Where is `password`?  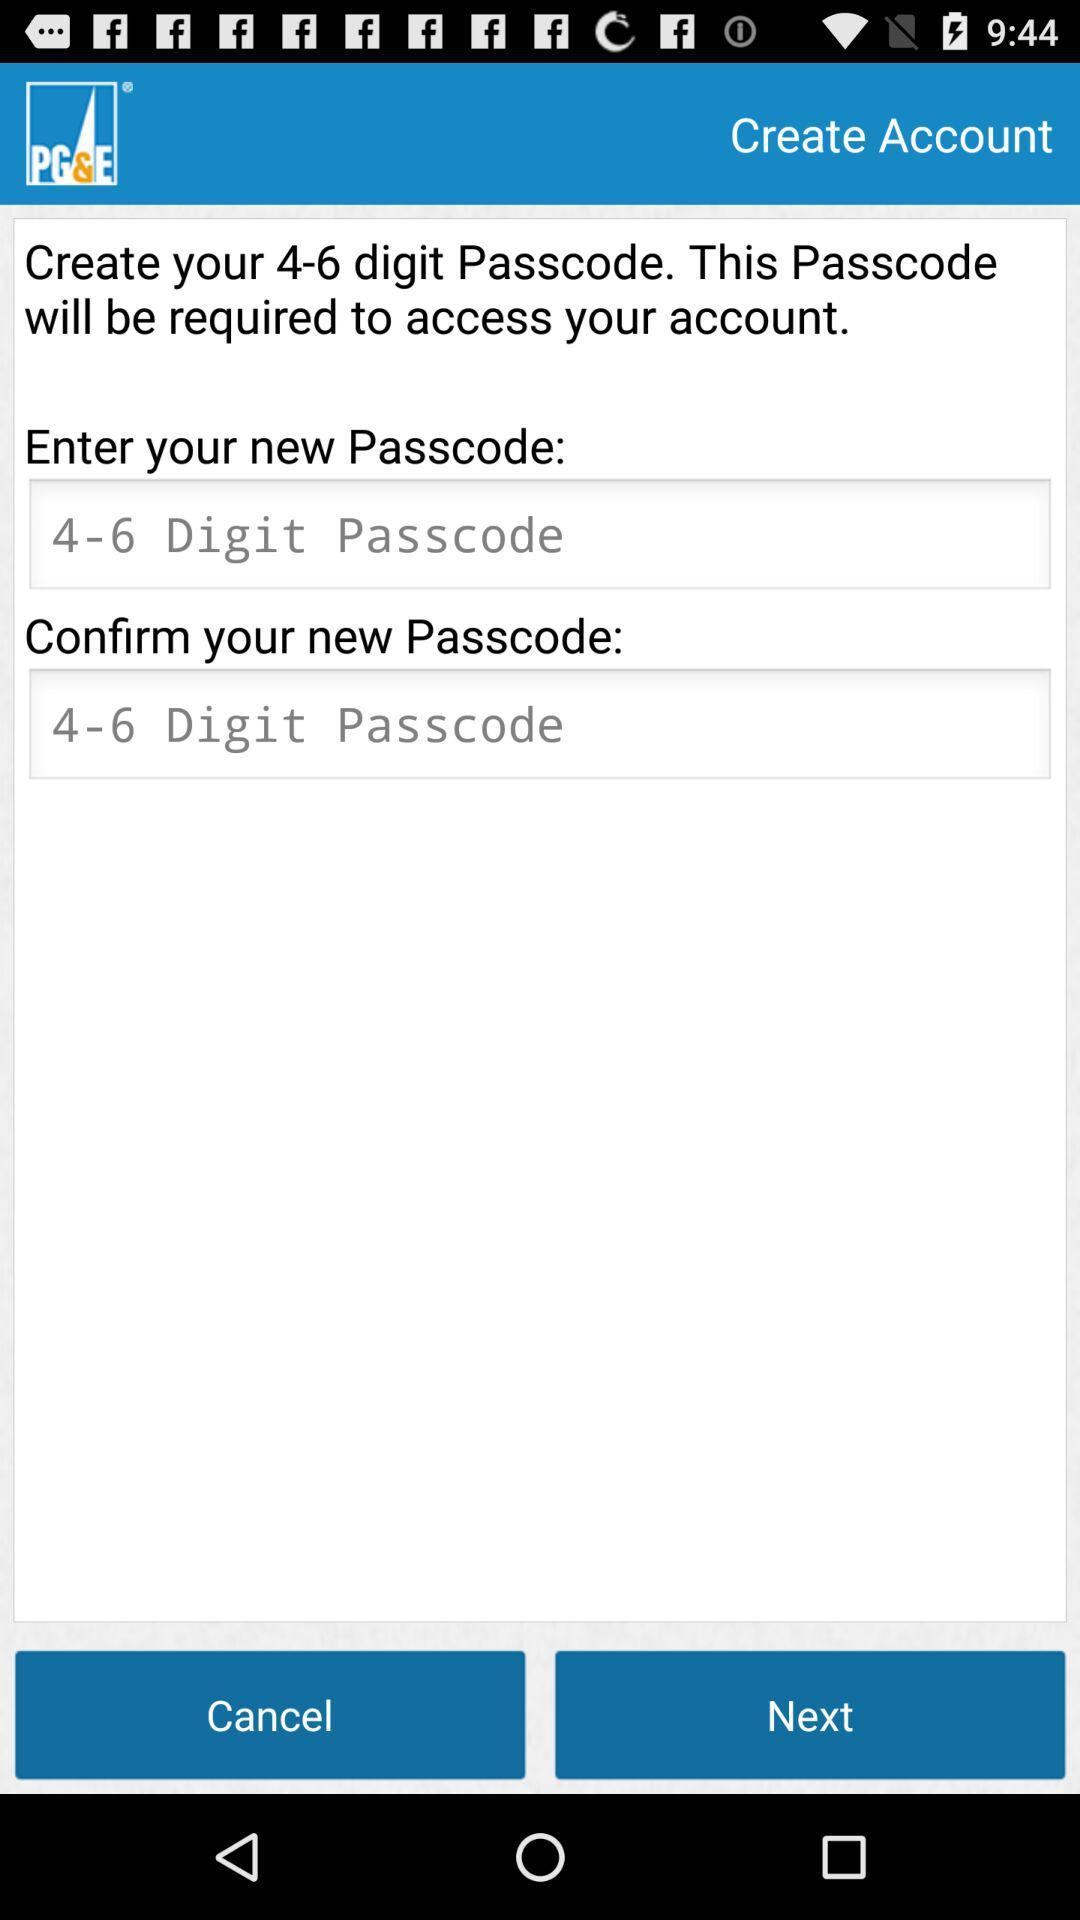
password is located at coordinates (540, 539).